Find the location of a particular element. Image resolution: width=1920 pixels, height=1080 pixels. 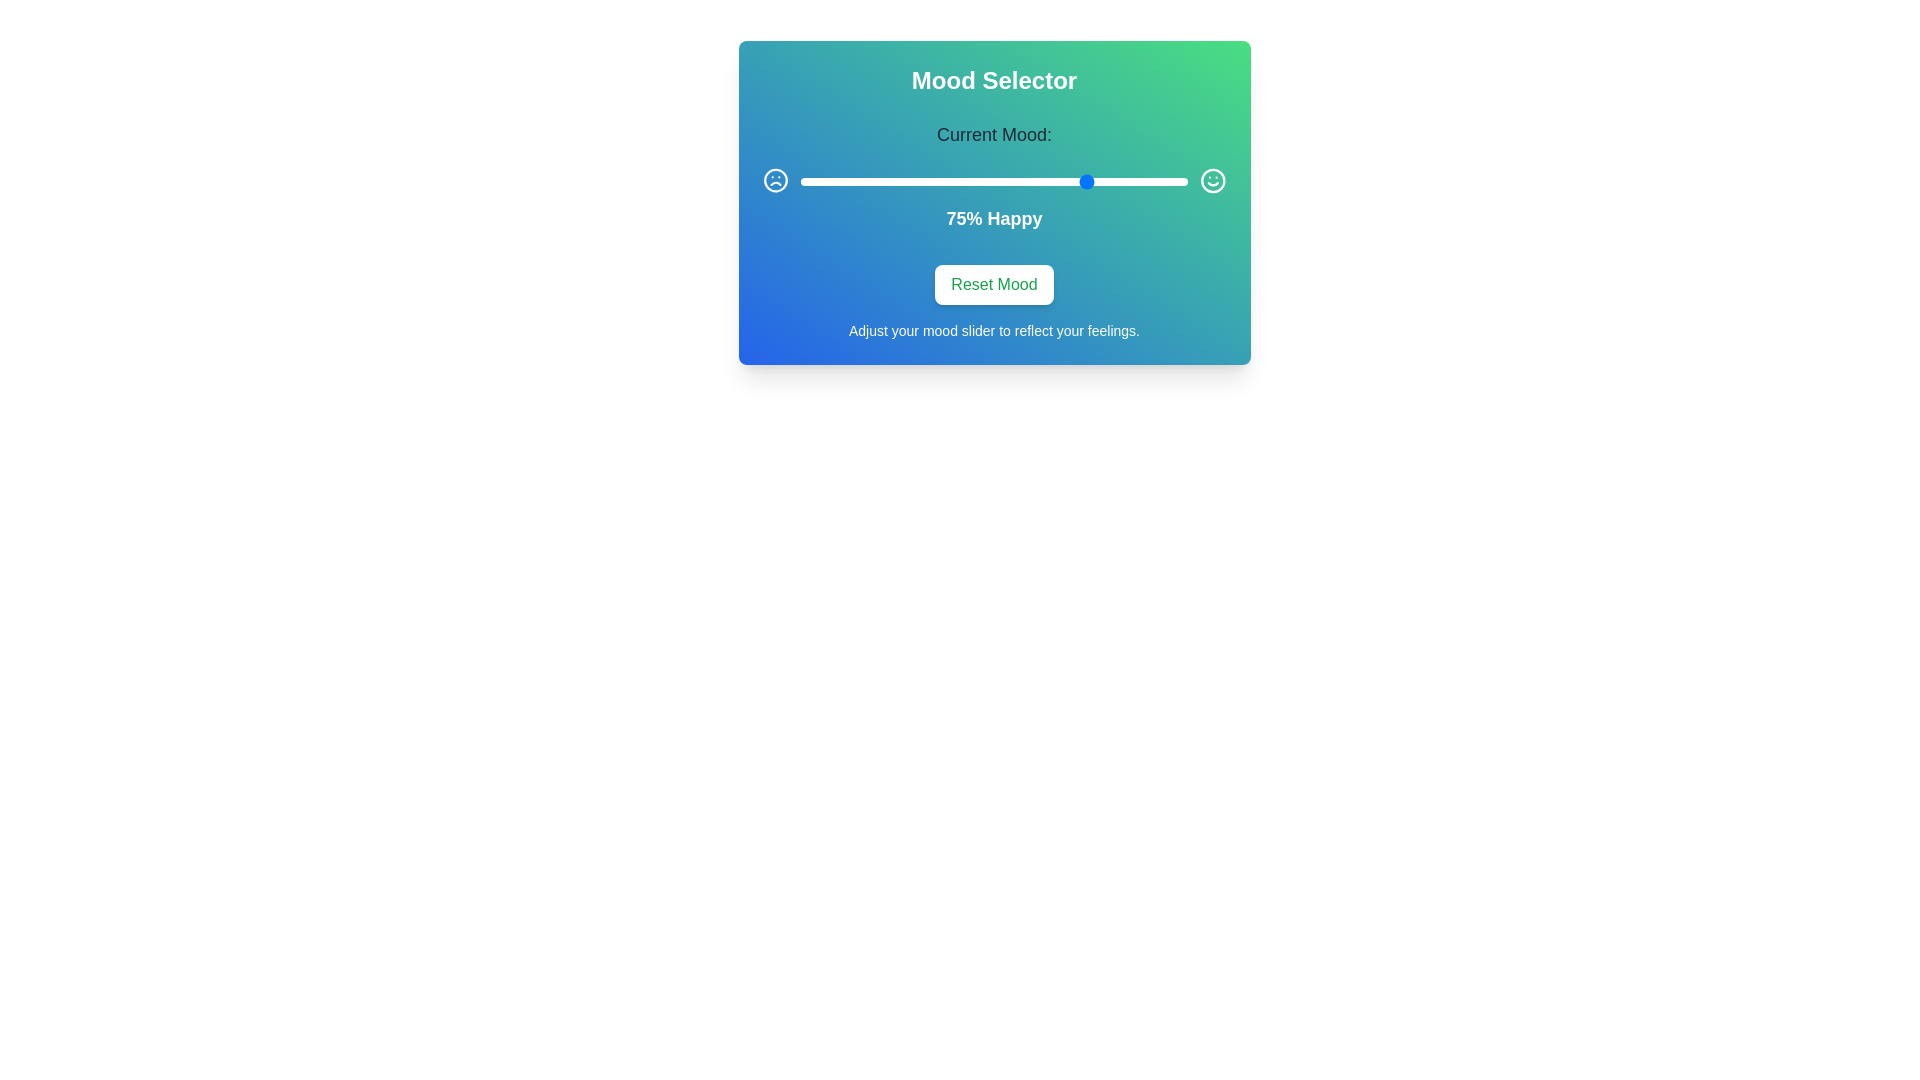

the 'Reset Mood' button to set the mood to 50 is located at coordinates (994, 285).